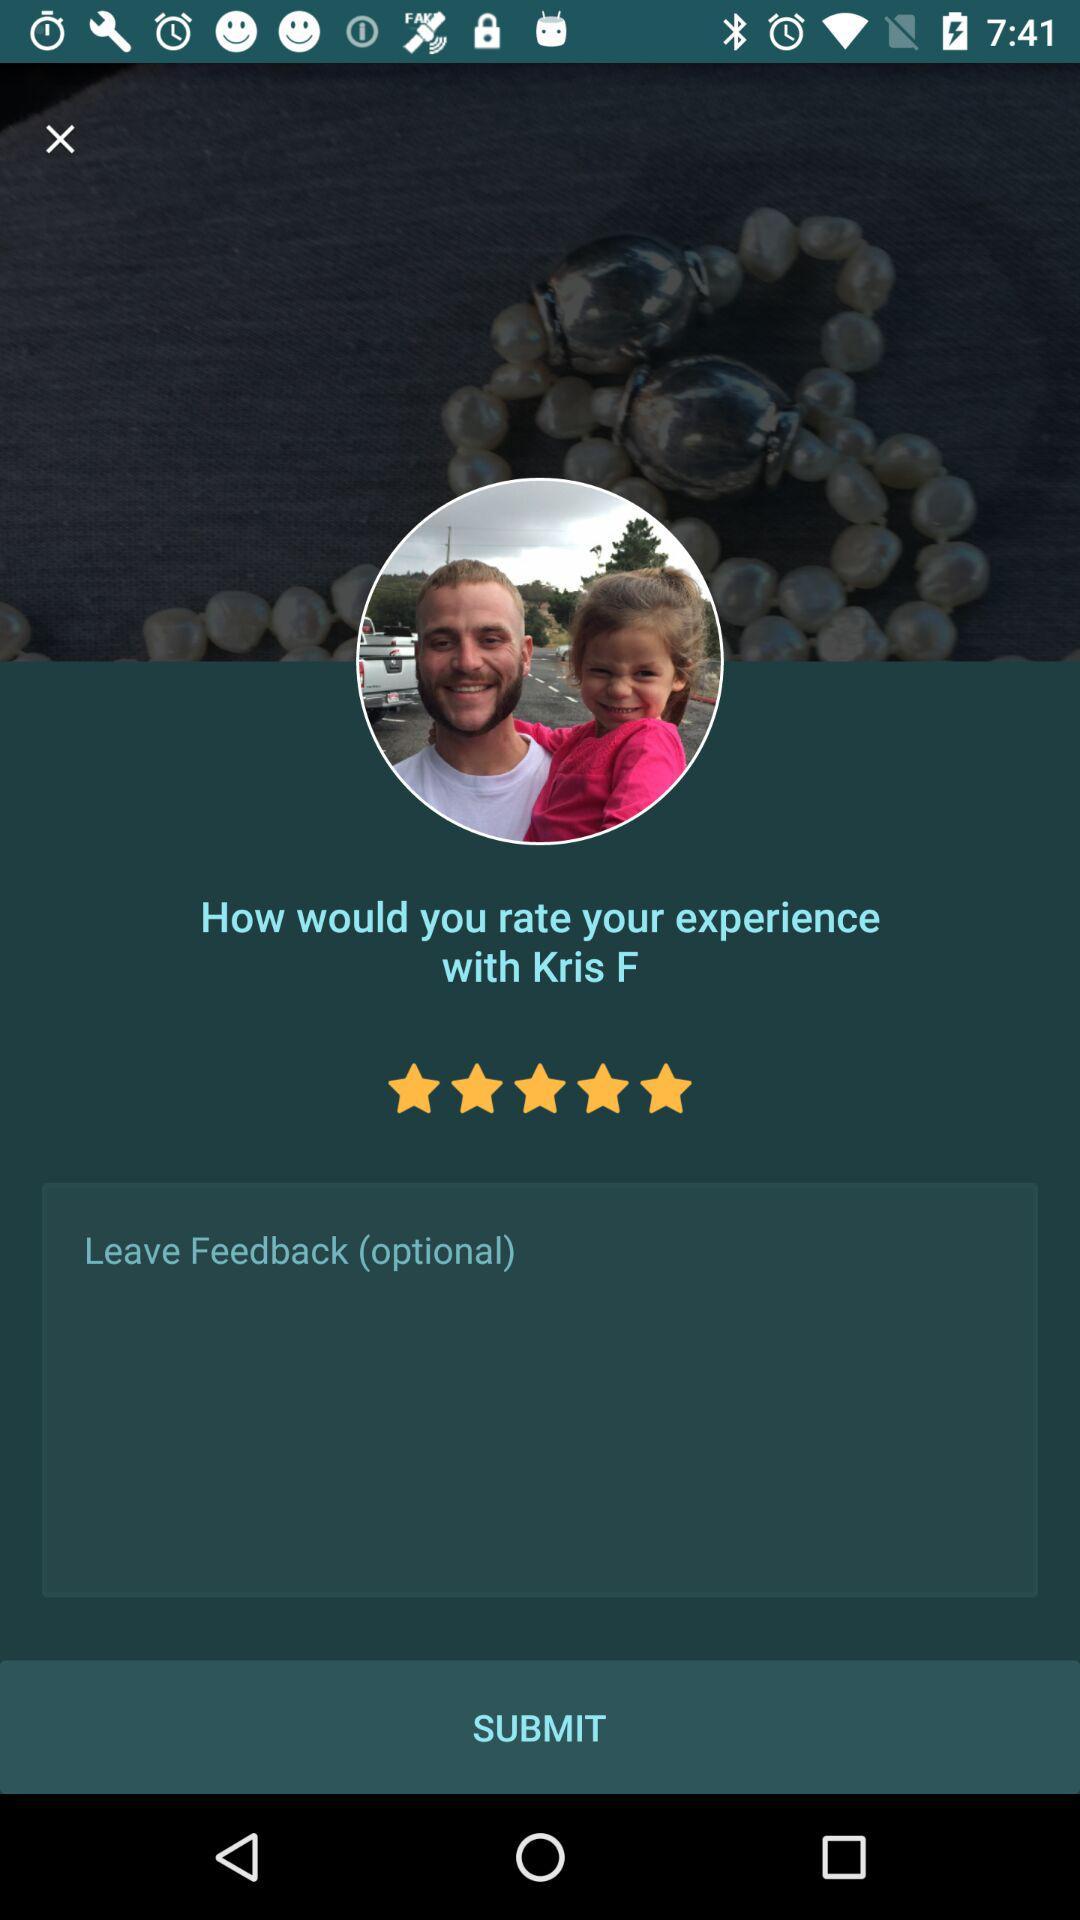 This screenshot has height=1920, width=1080. What do you see at coordinates (477, 1087) in the screenshot?
I see `rate 2 stars` at bounding box center [477, 1087].